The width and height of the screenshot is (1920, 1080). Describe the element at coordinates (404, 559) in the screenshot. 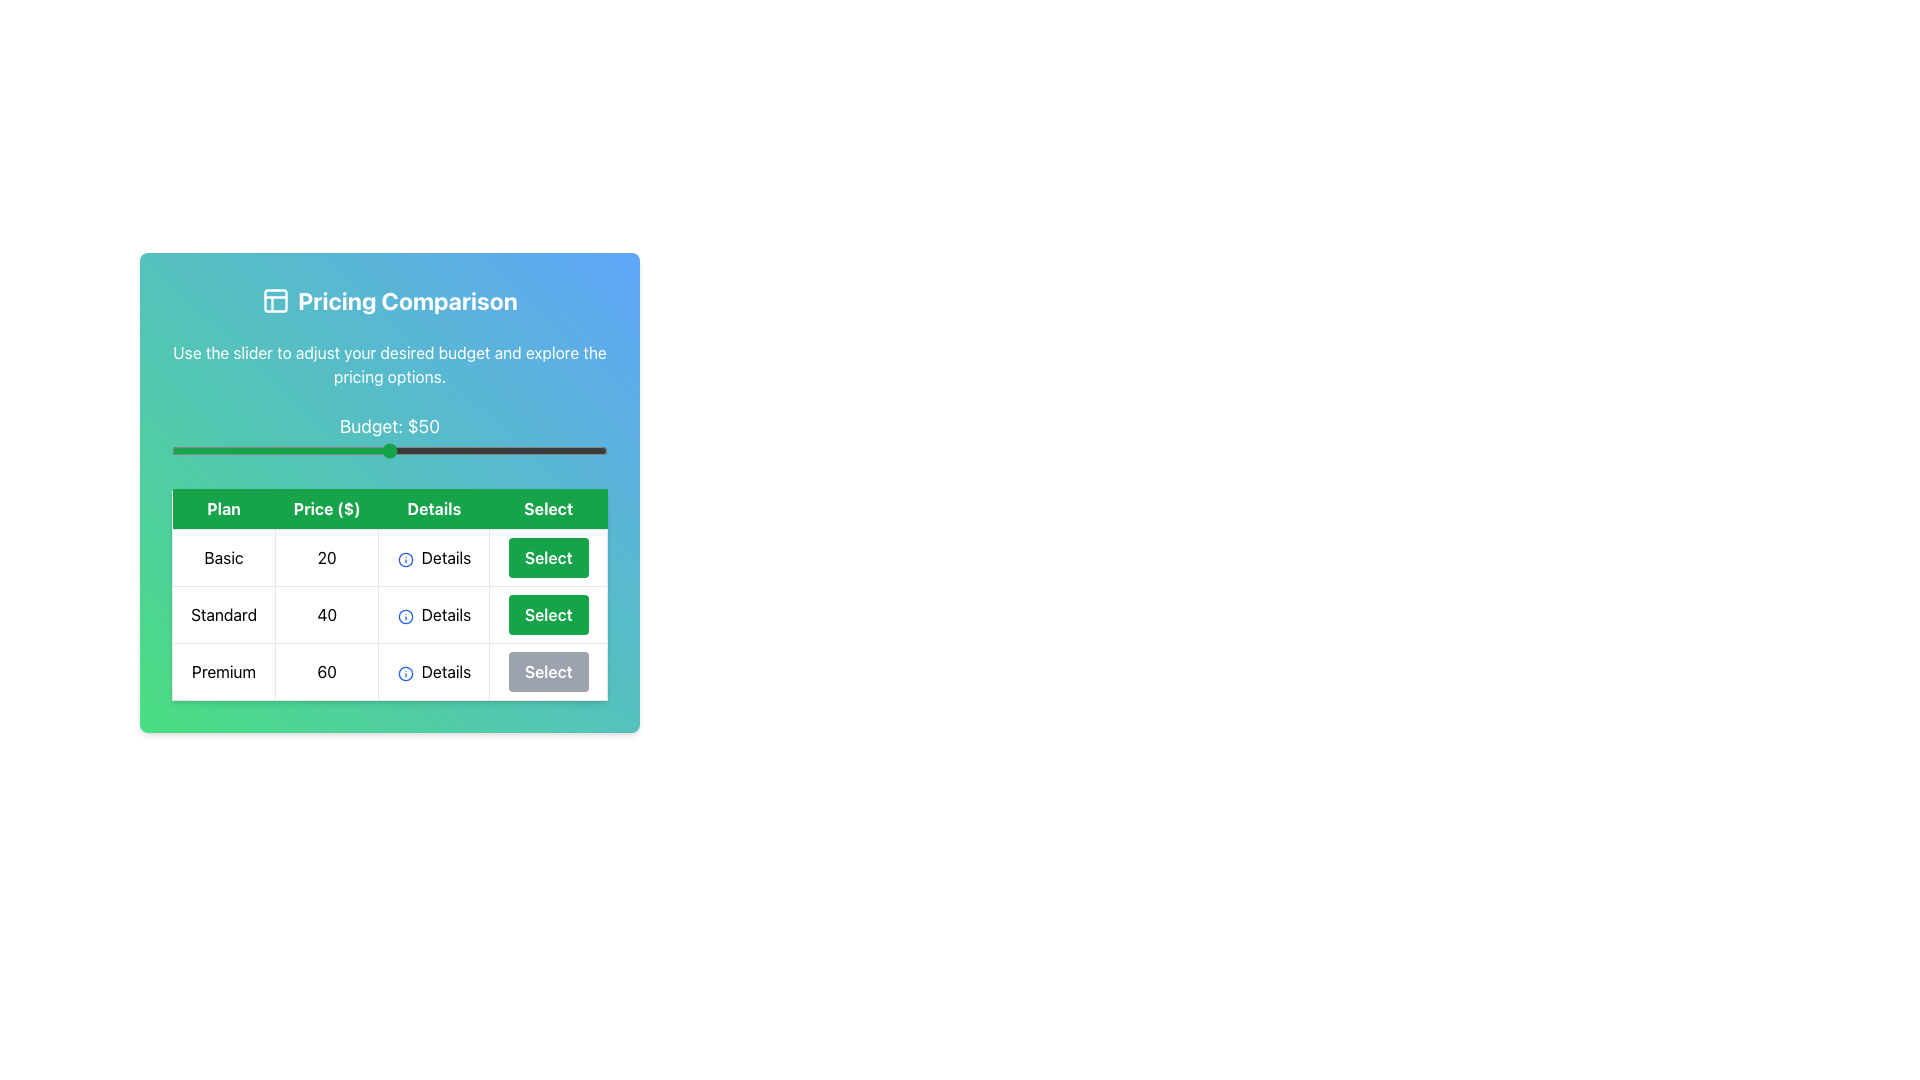

I see `the small circular information icon with a blue outline and white background located in the 'Details' column of the pricing table under the 'Basic' row` at that location.